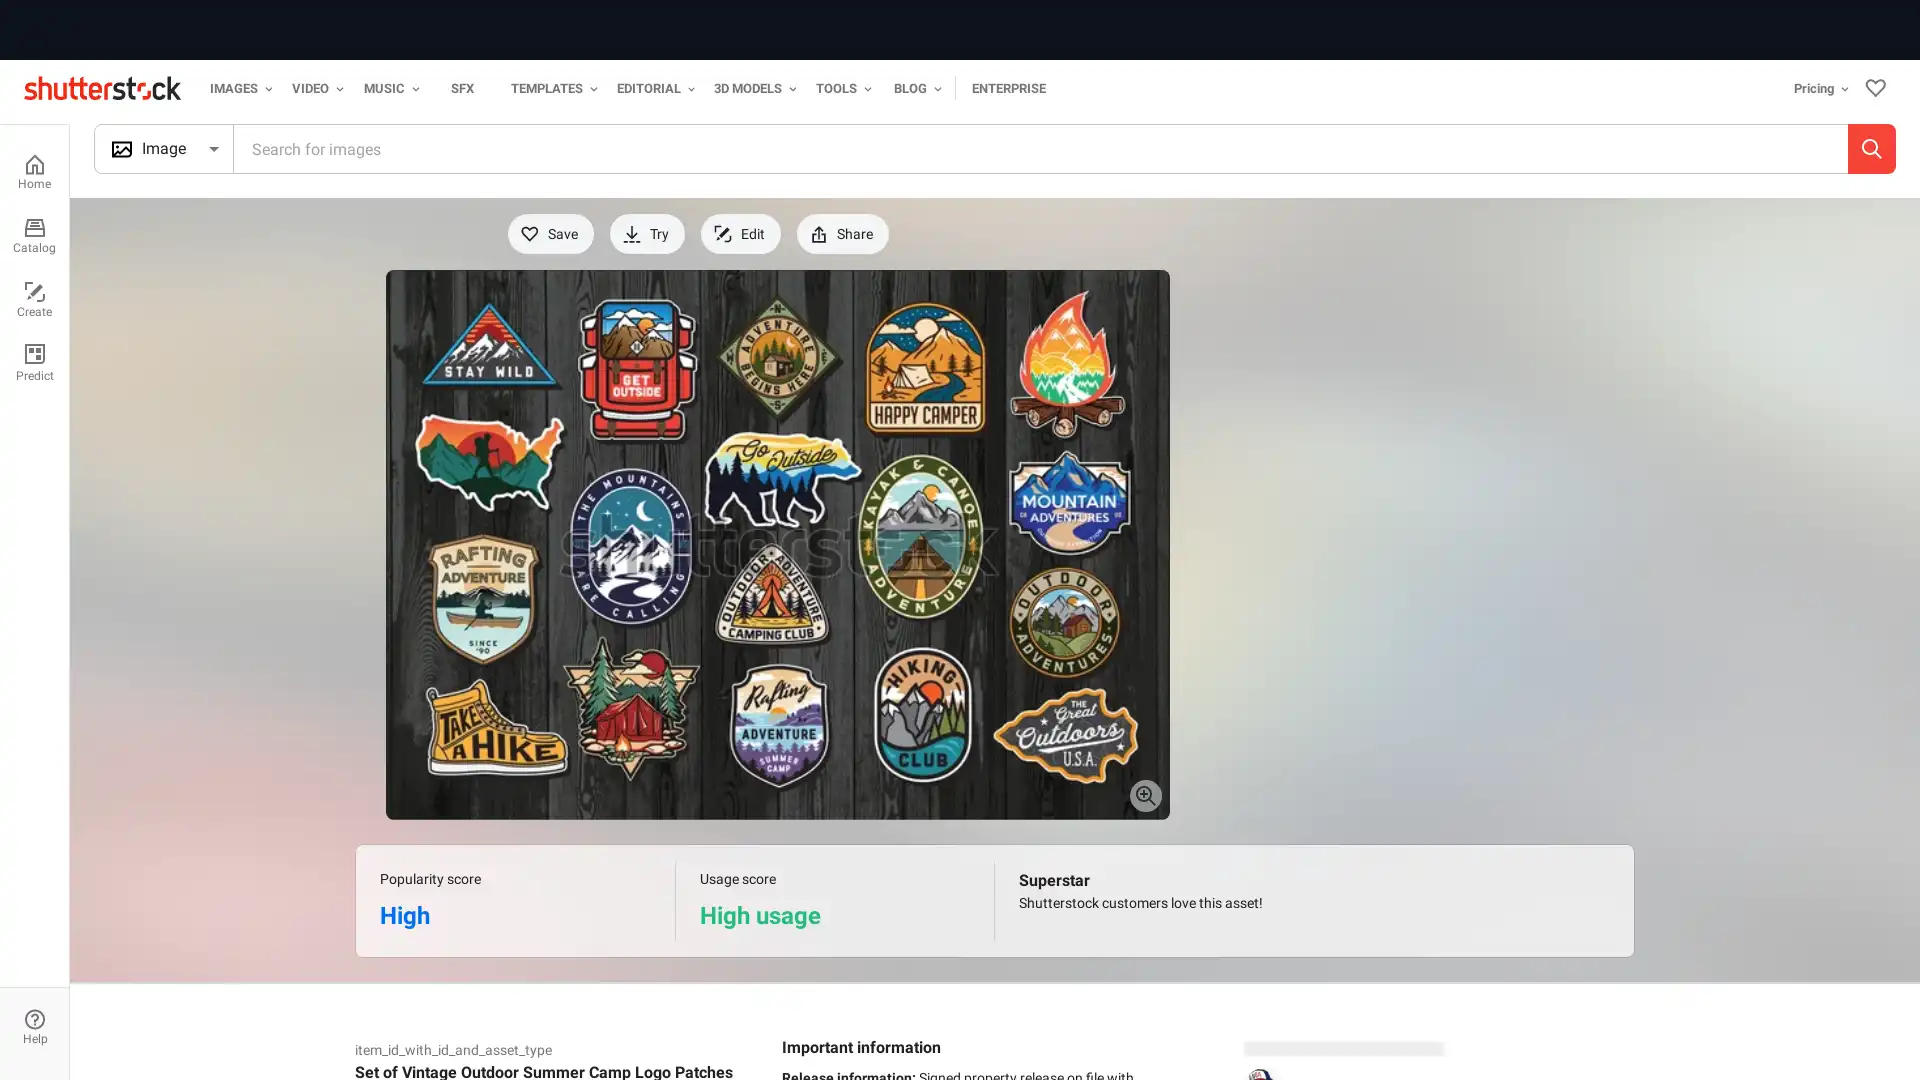 This screenshot has height=1080, width=1920. I want to click on Accept Cookies, so click(1399, 1004).